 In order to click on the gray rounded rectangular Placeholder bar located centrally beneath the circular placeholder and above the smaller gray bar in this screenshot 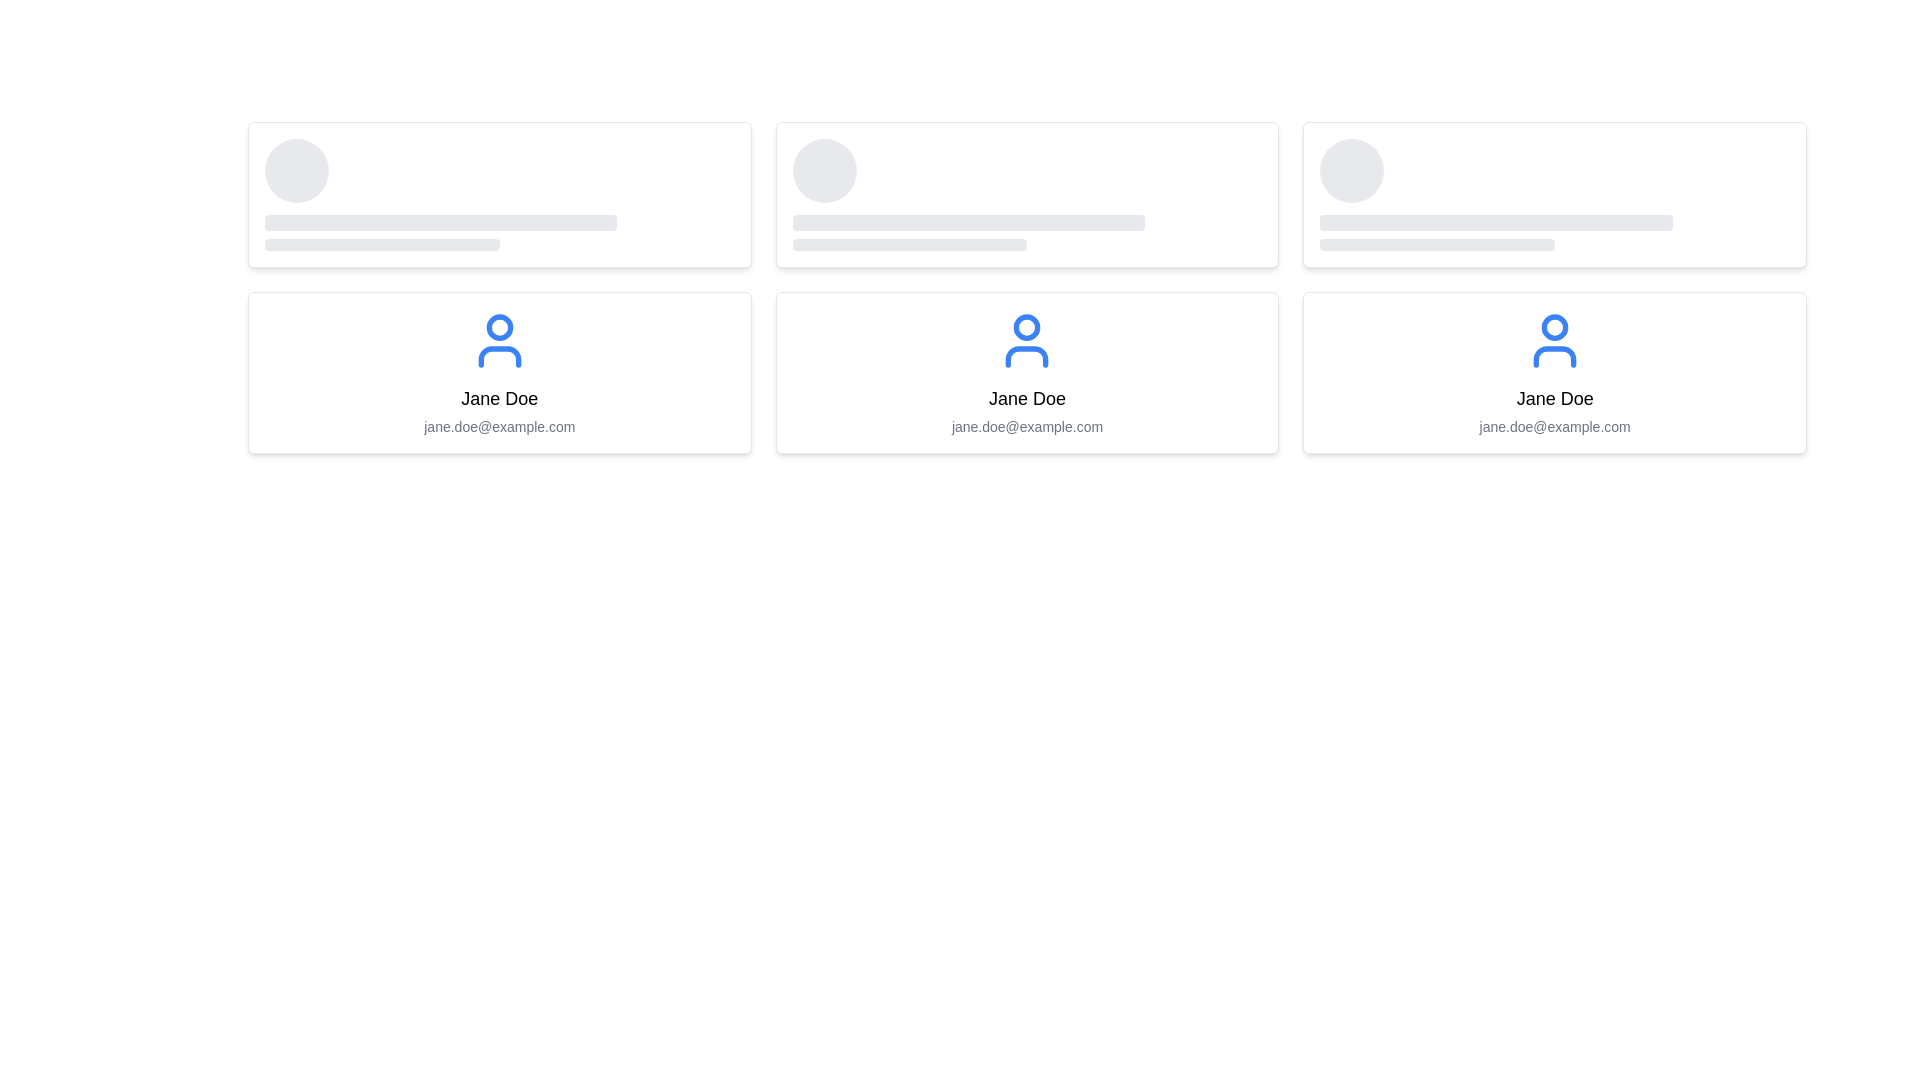, I will do `click(968, 223)`.